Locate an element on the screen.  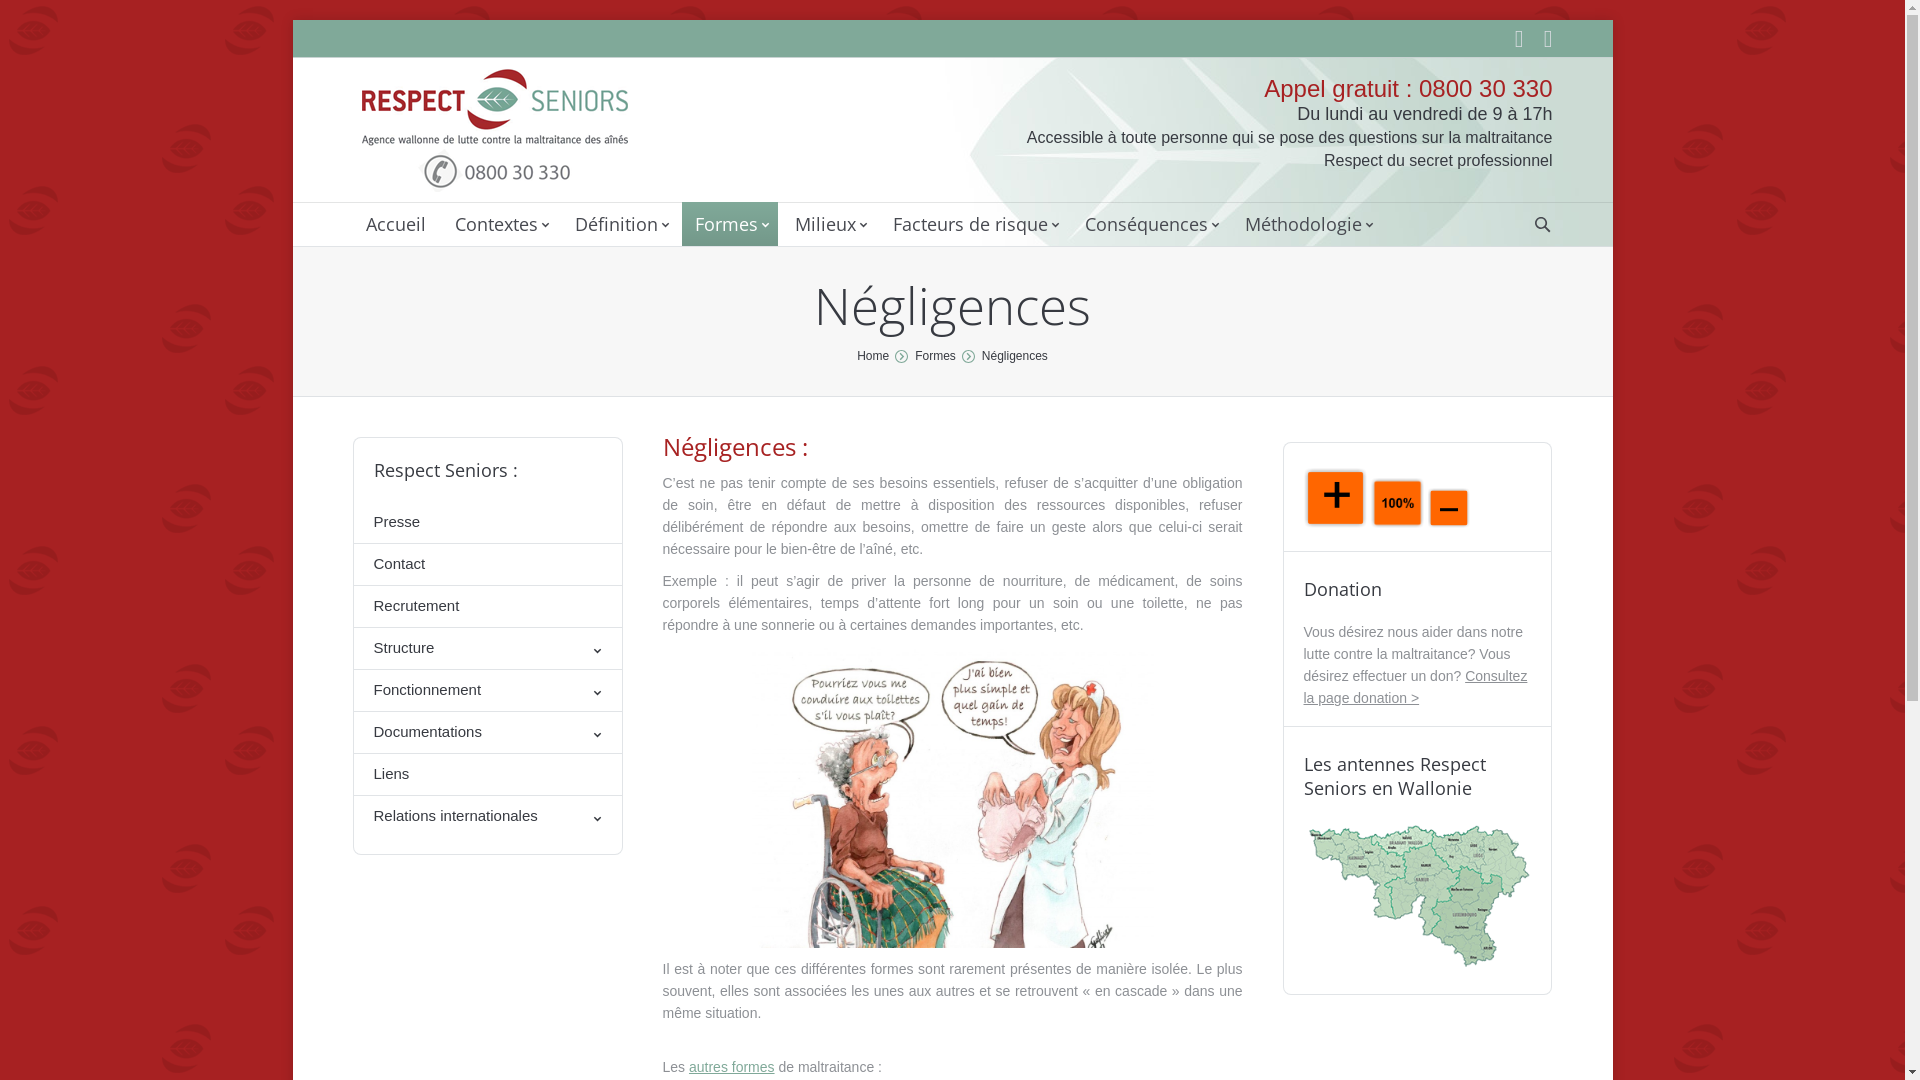
'Home' is located at coordinates (873, 354).